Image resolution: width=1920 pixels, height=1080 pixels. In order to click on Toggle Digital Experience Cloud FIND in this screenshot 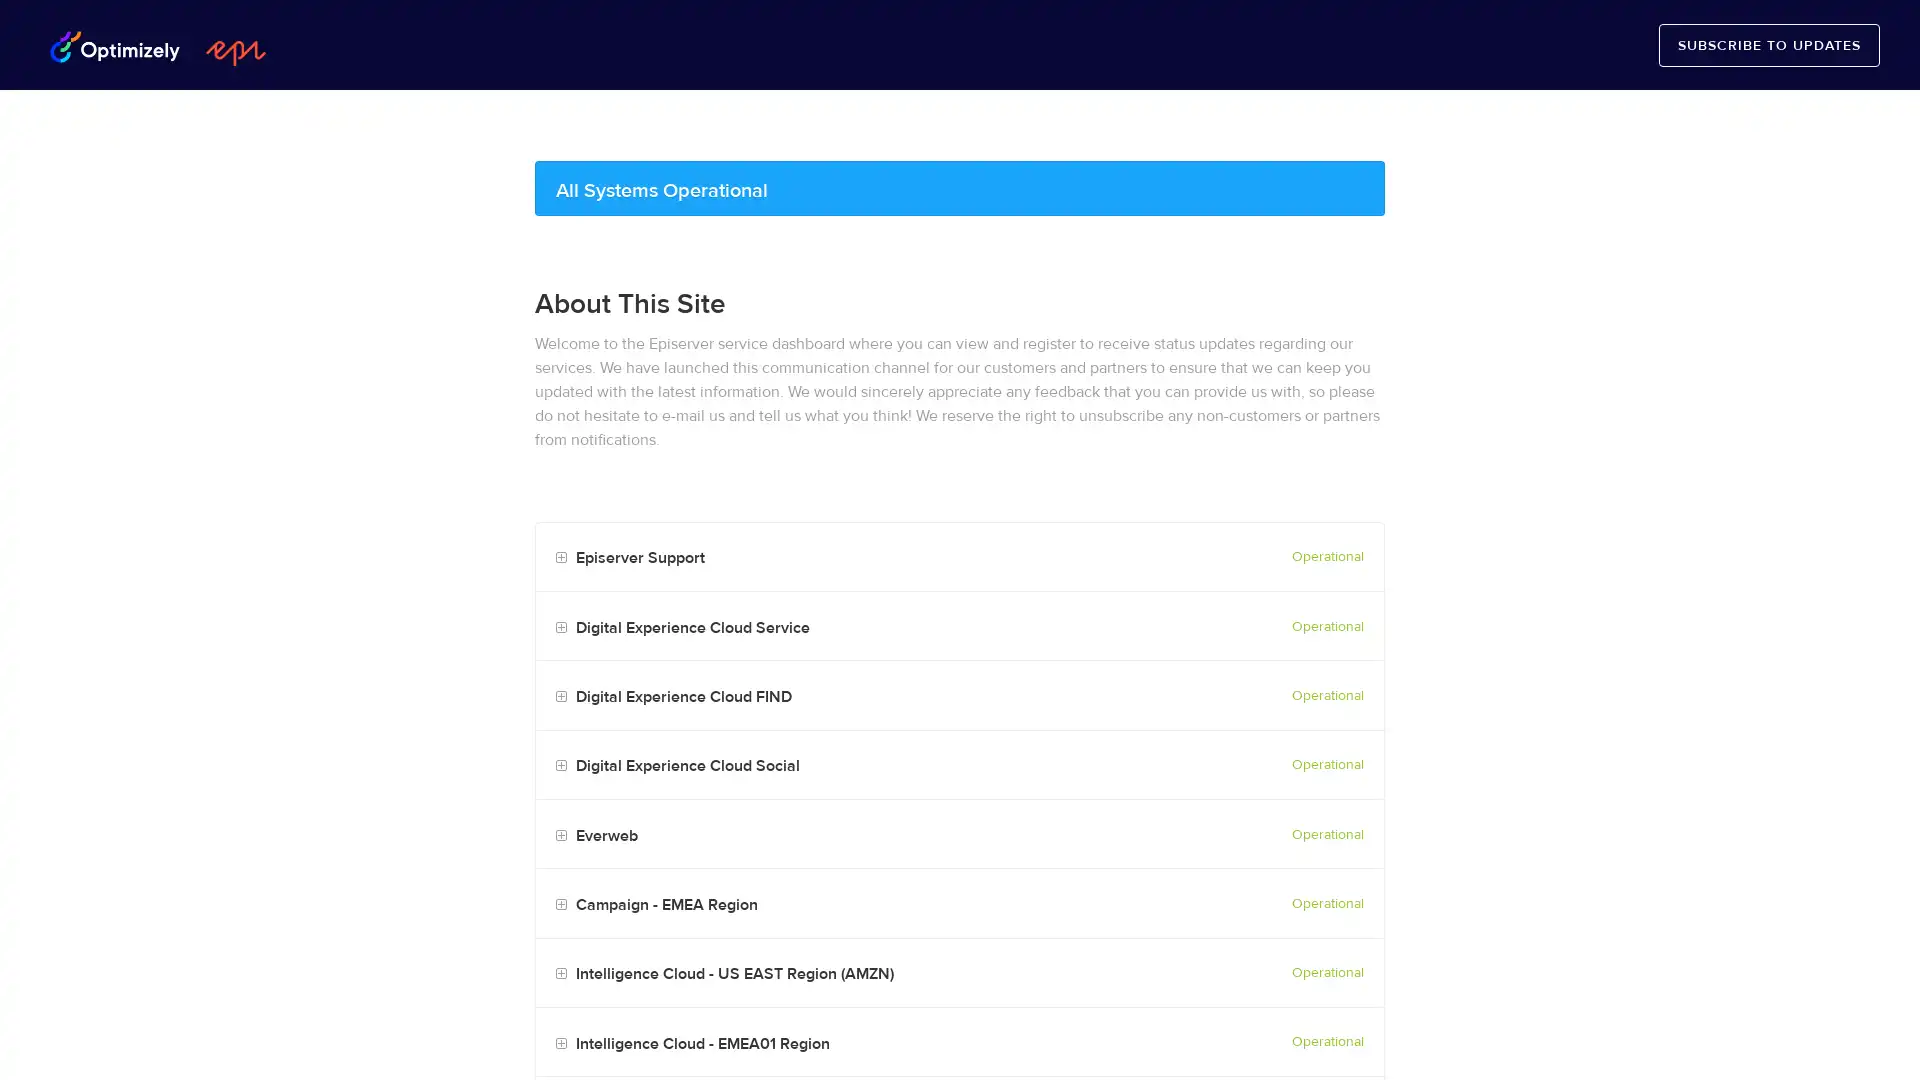, I will do `click(560, 696)`.